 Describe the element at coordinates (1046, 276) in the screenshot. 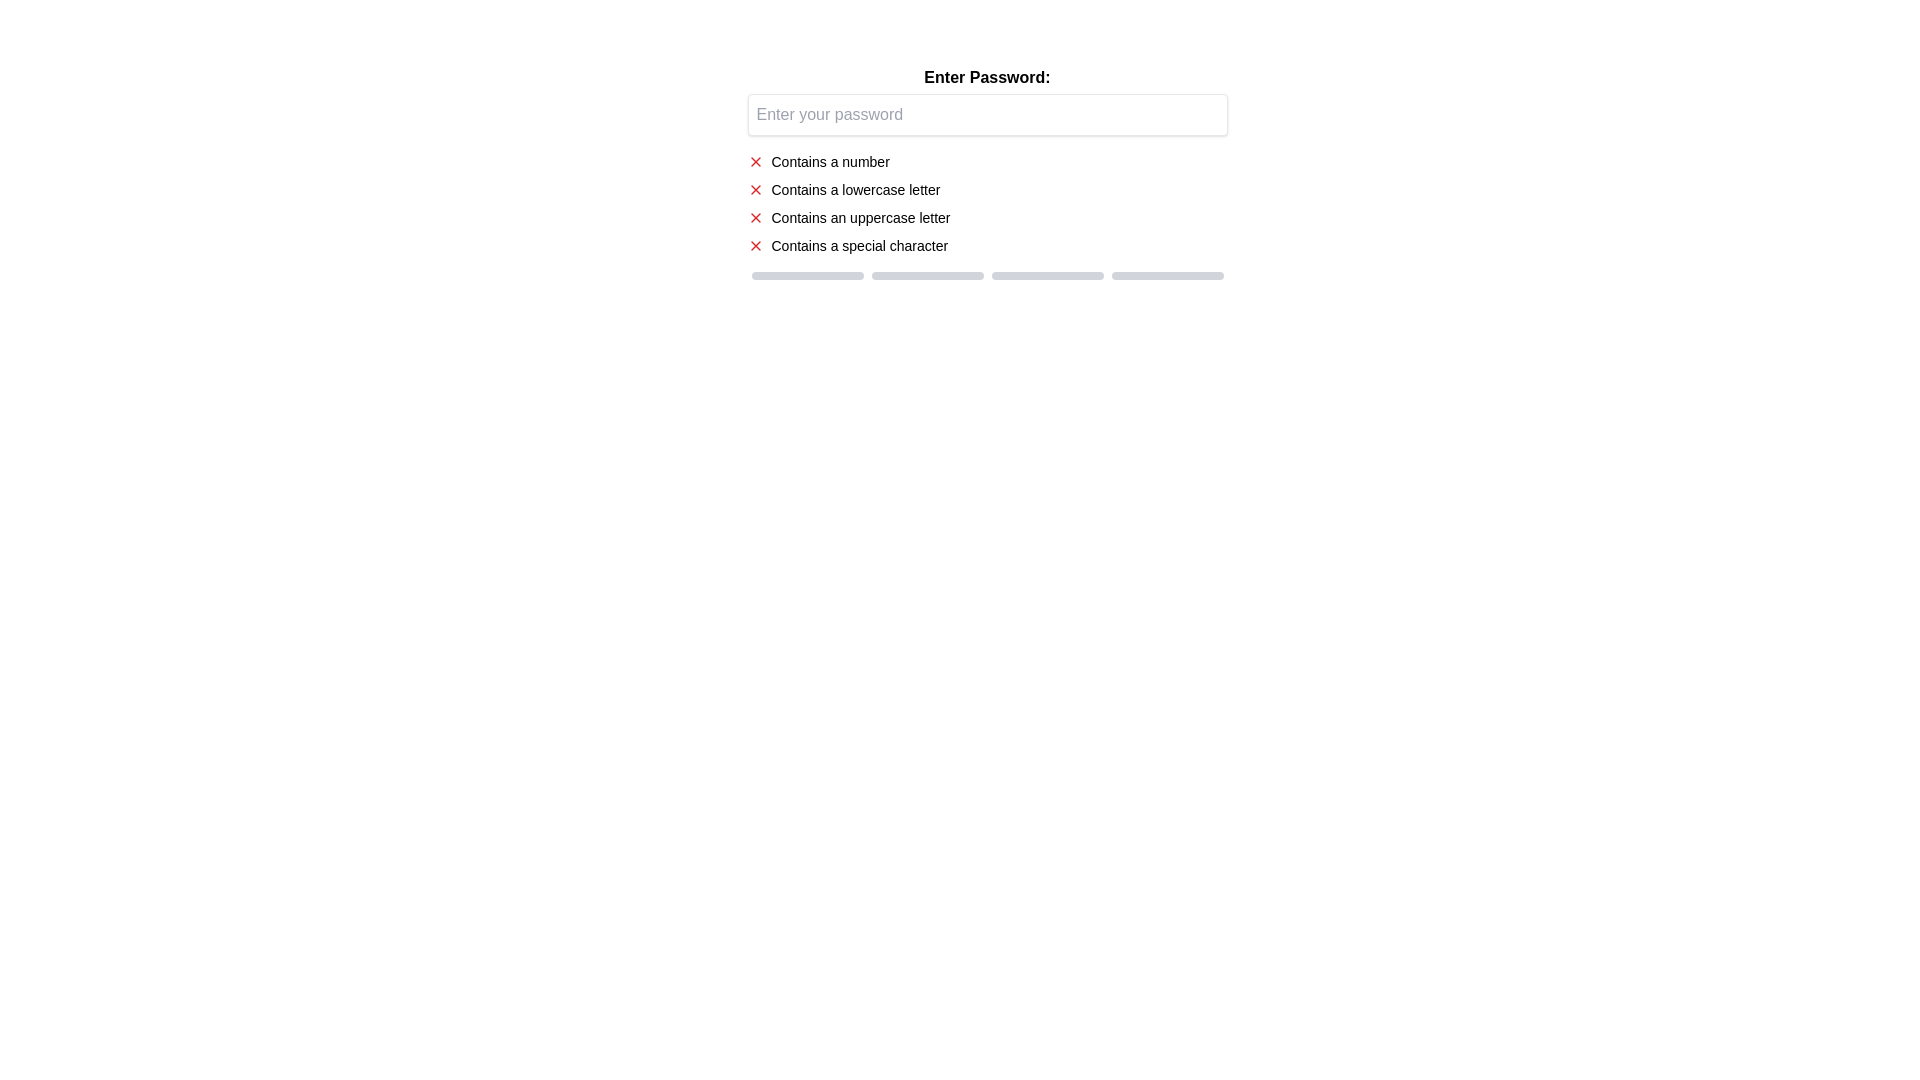

I see `the third progress bar or strength indicator, which is part of a sequence of four bars arranged horizontally below the password requirement checklist` at that location.